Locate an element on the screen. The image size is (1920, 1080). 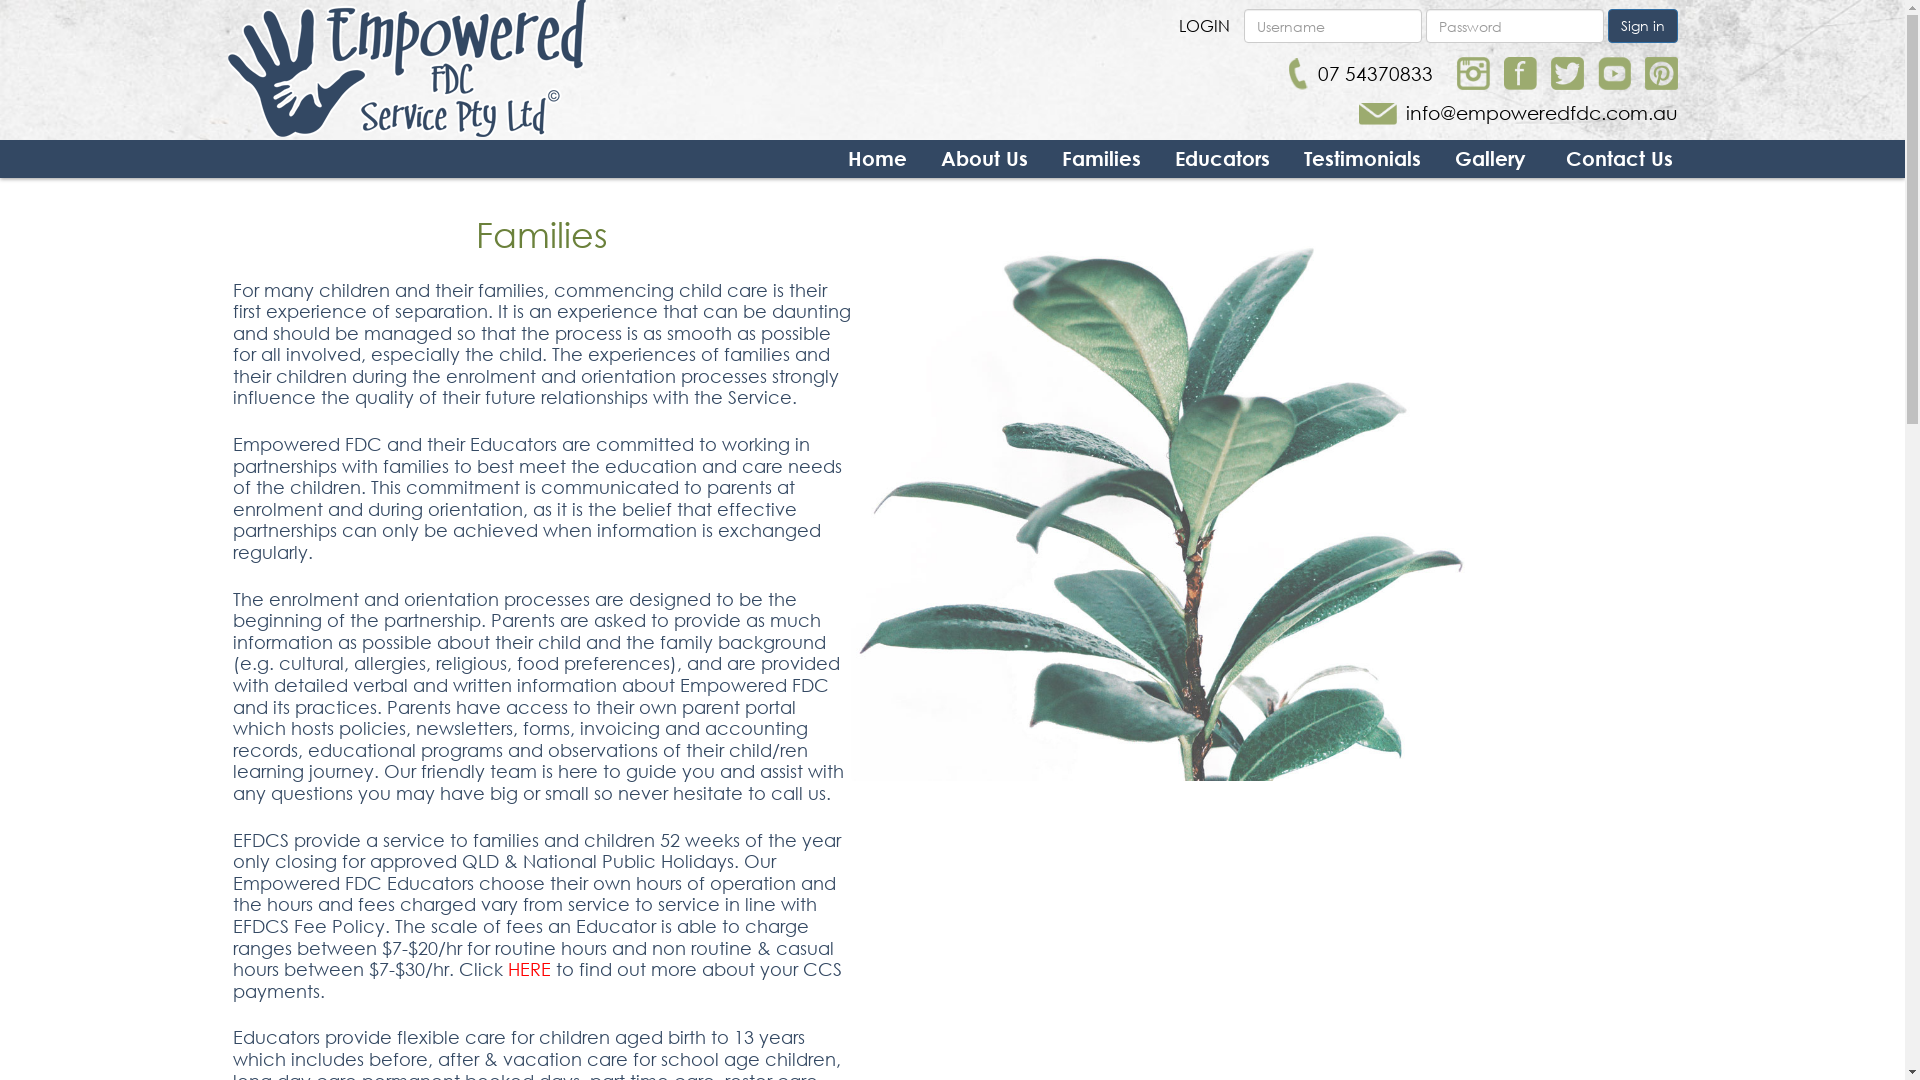
'07 54370833' is located at coordinates (1289, 73).